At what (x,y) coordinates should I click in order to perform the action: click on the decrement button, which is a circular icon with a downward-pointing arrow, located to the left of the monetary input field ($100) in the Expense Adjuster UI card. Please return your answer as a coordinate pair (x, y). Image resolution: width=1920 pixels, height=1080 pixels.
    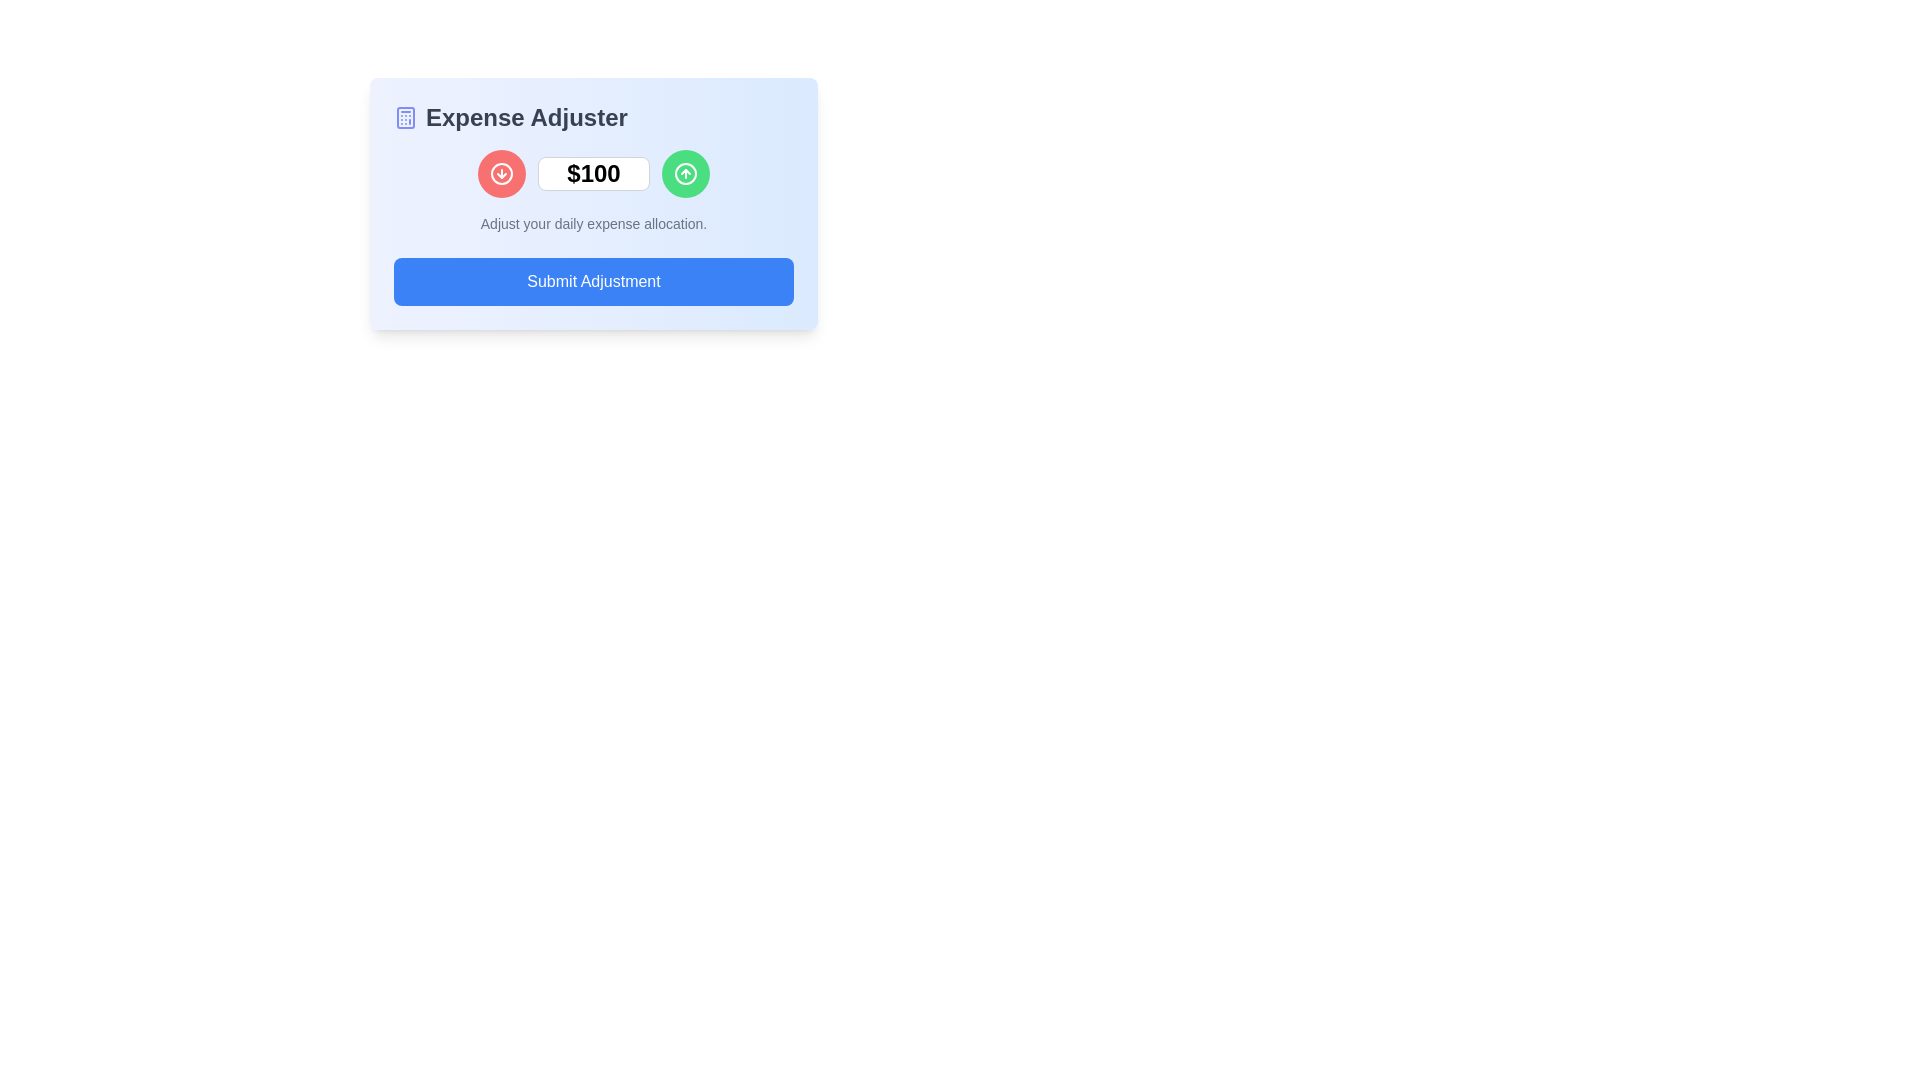
    Looking at the image, I should click on (502, 172).